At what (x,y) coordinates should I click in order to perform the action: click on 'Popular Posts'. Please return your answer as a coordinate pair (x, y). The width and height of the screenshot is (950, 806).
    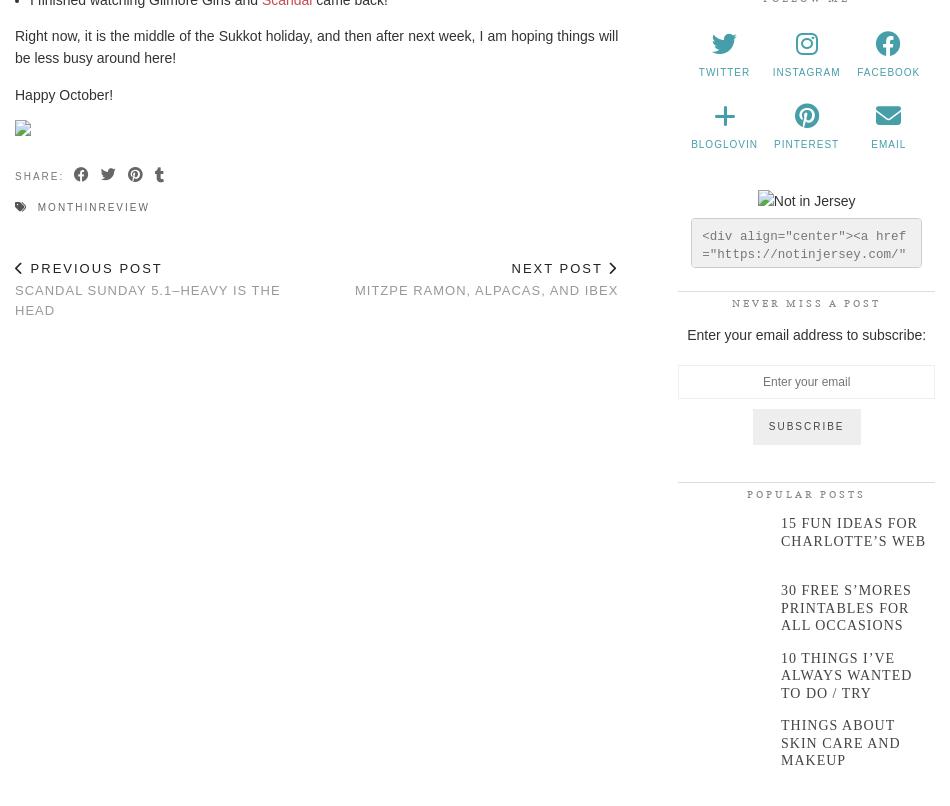
    Looking at the image, I should click on (805, 492).